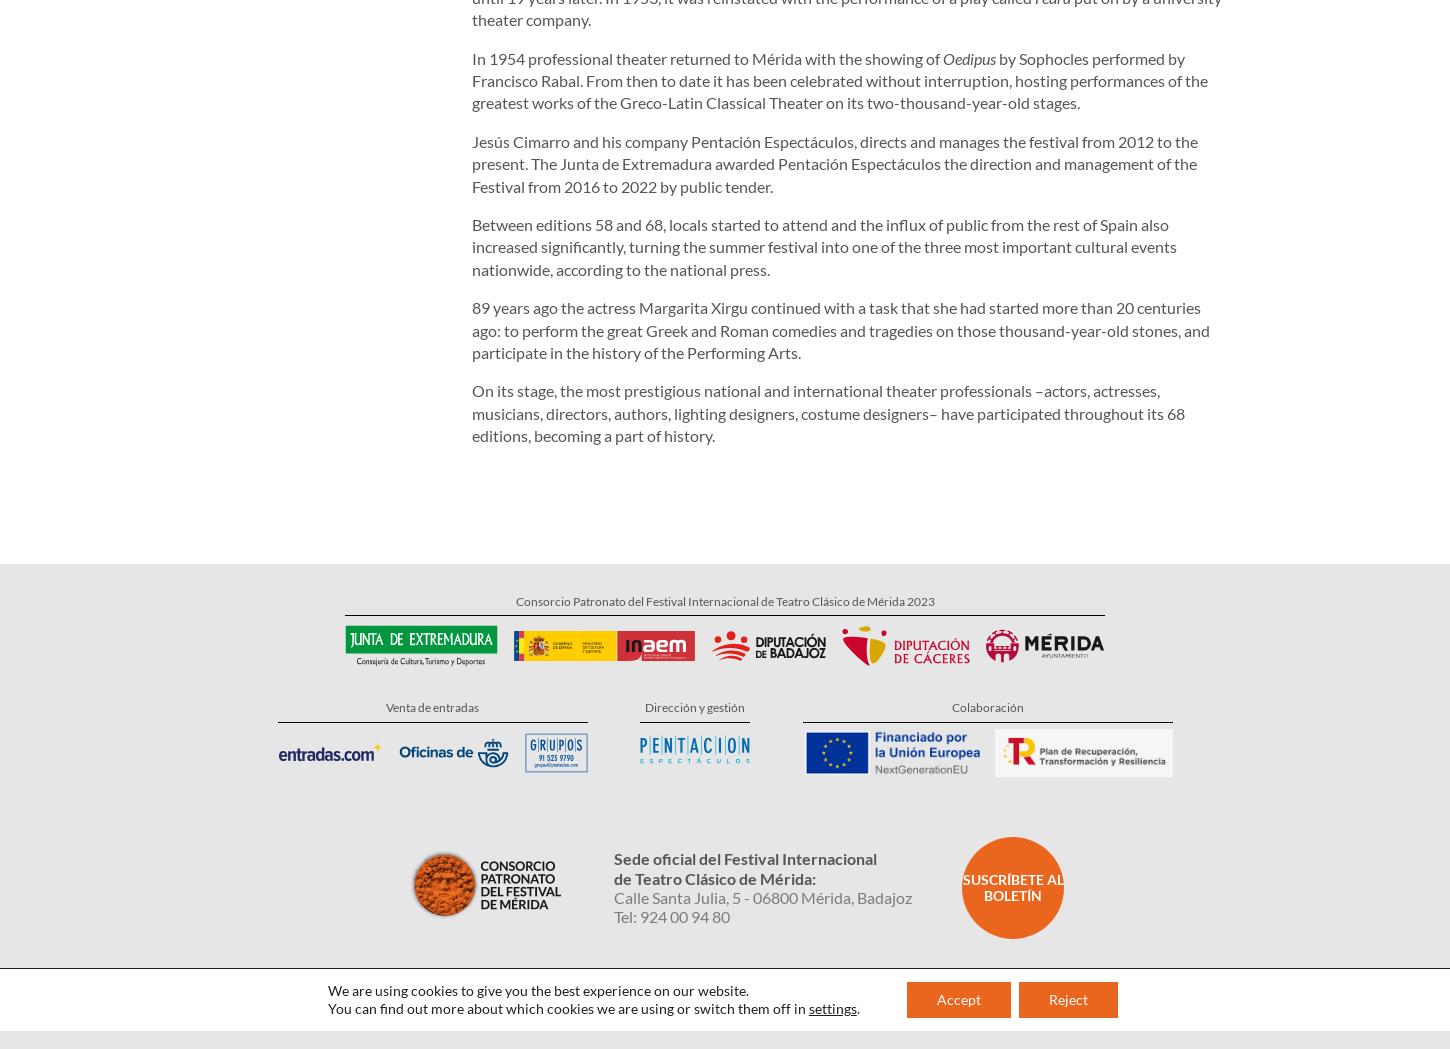 This screenshot has height=1049, width=1450. I want to click on '.', so click(856, 927).